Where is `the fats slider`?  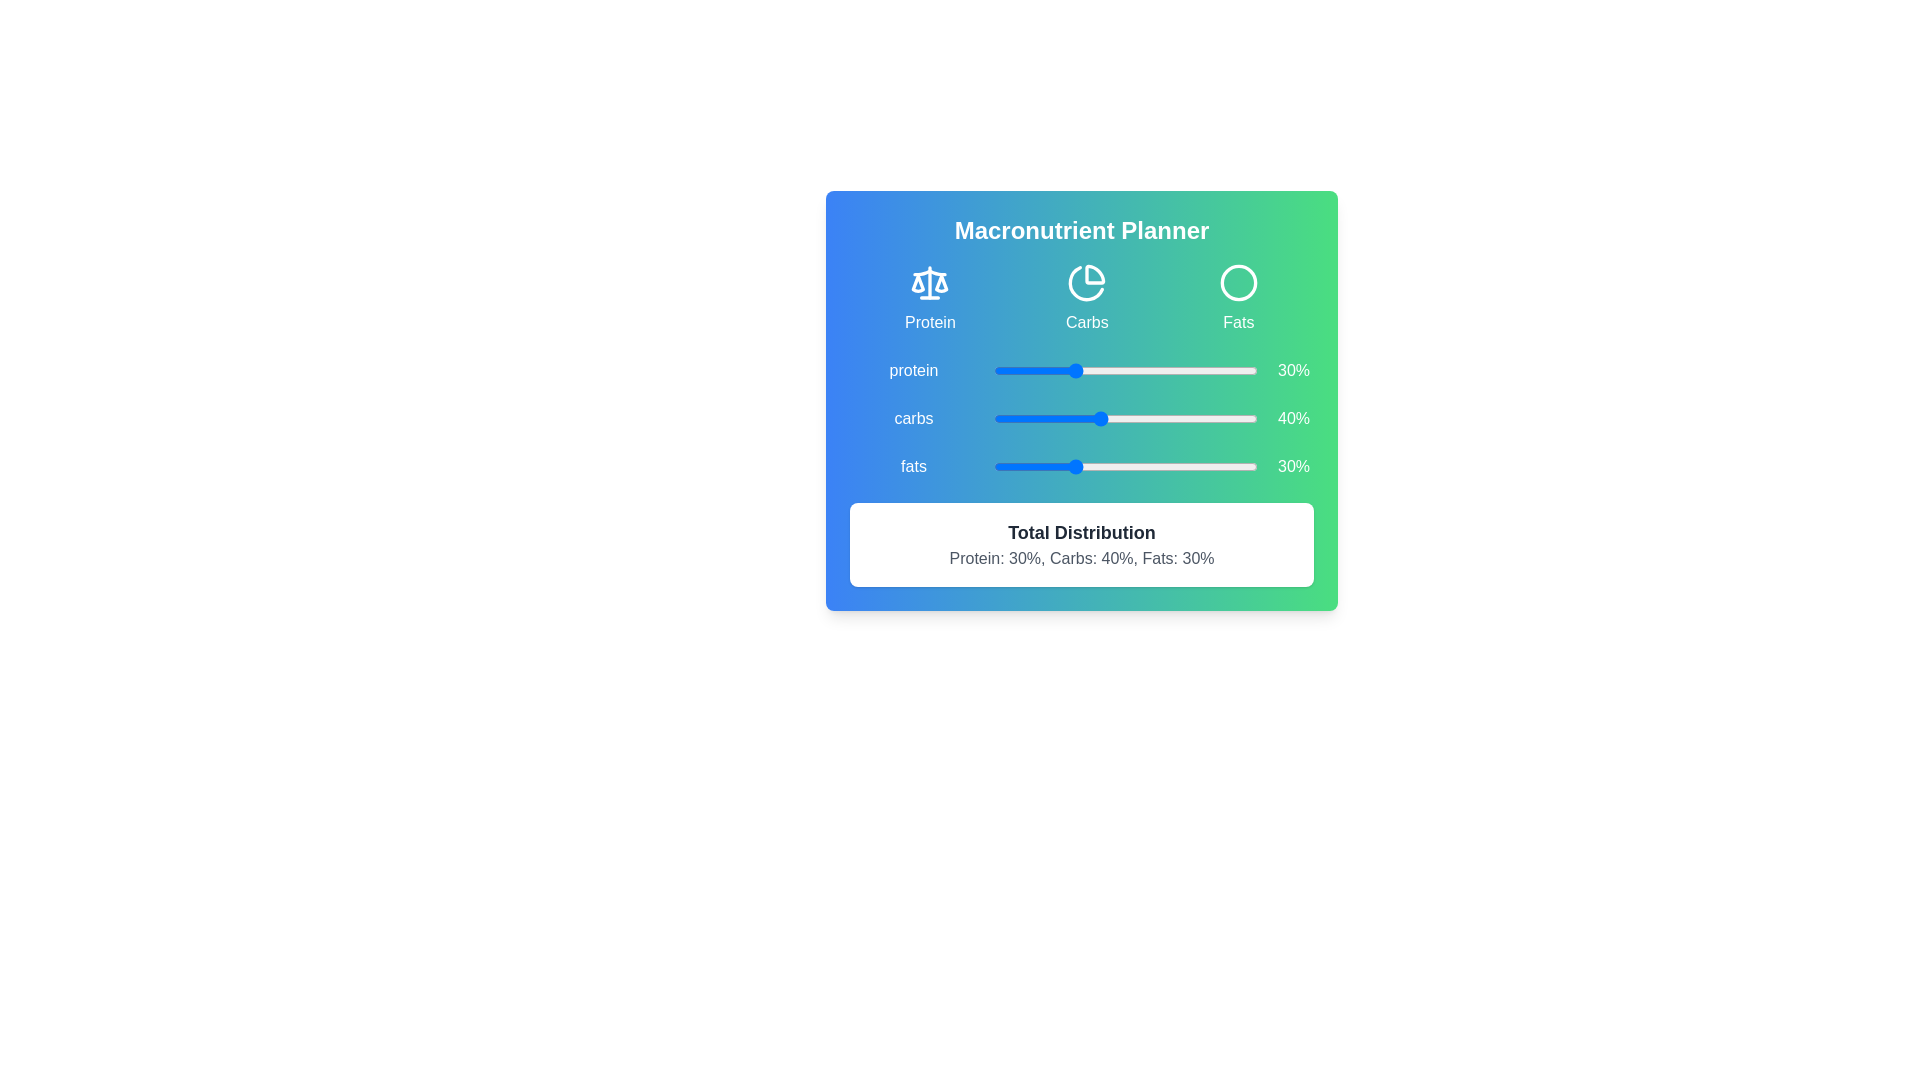
the fats slider is located at coordinates (1191, 466).